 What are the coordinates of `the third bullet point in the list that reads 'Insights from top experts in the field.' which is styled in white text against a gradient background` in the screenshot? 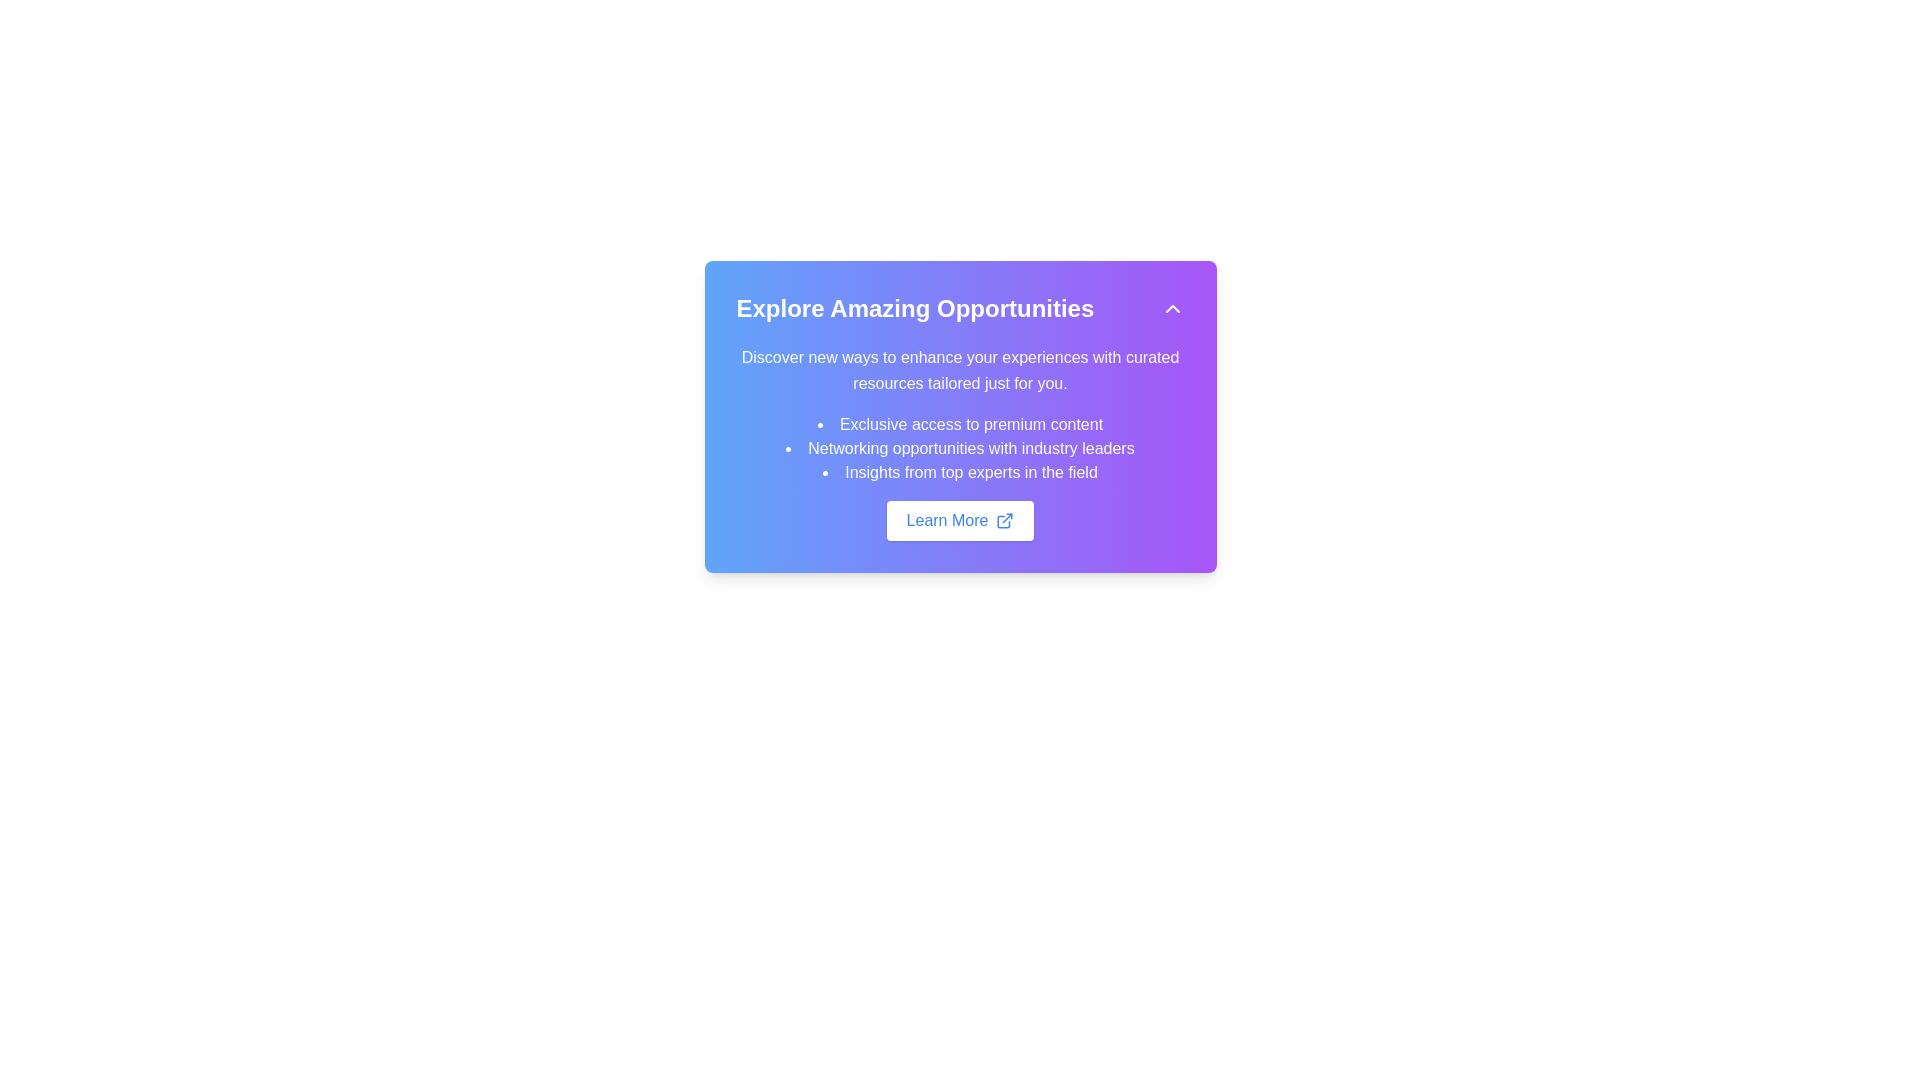 It's located at (960, 473).